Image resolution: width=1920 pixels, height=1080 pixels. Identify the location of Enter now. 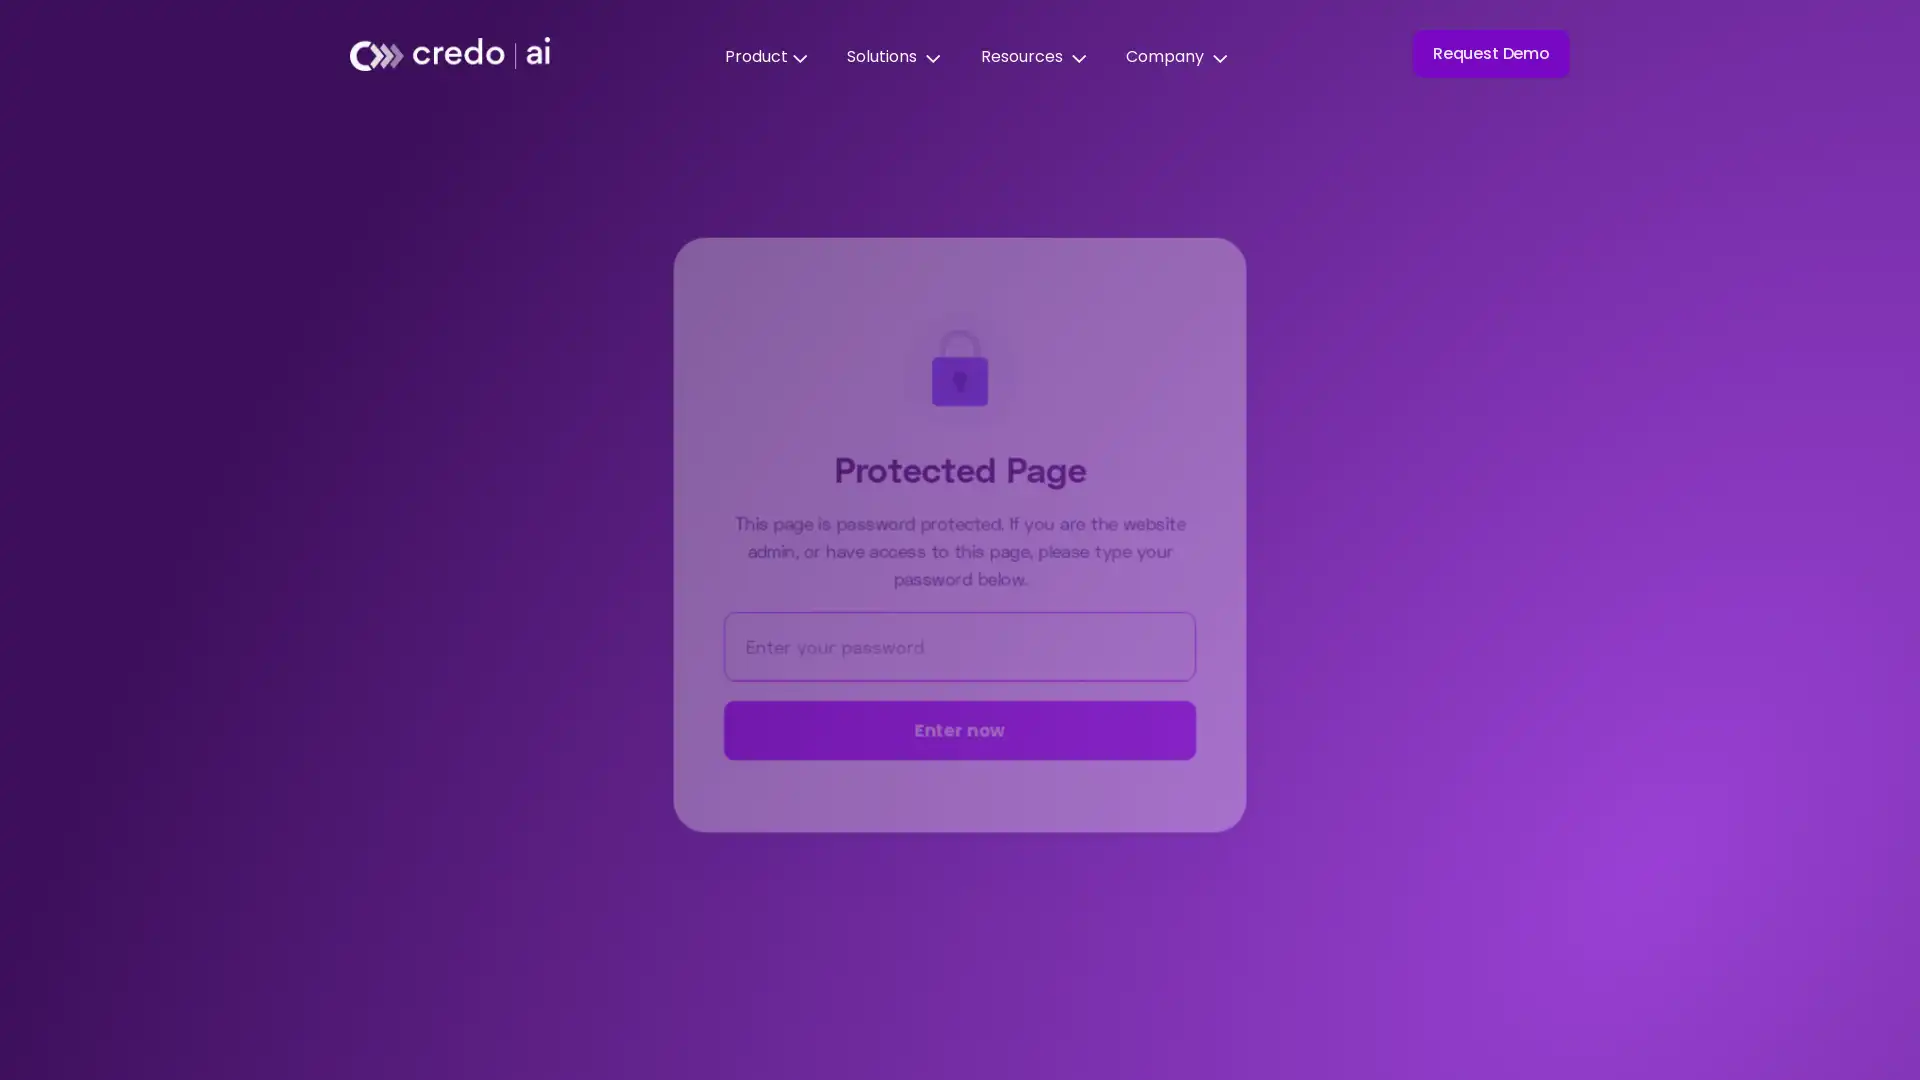
(960, 732).